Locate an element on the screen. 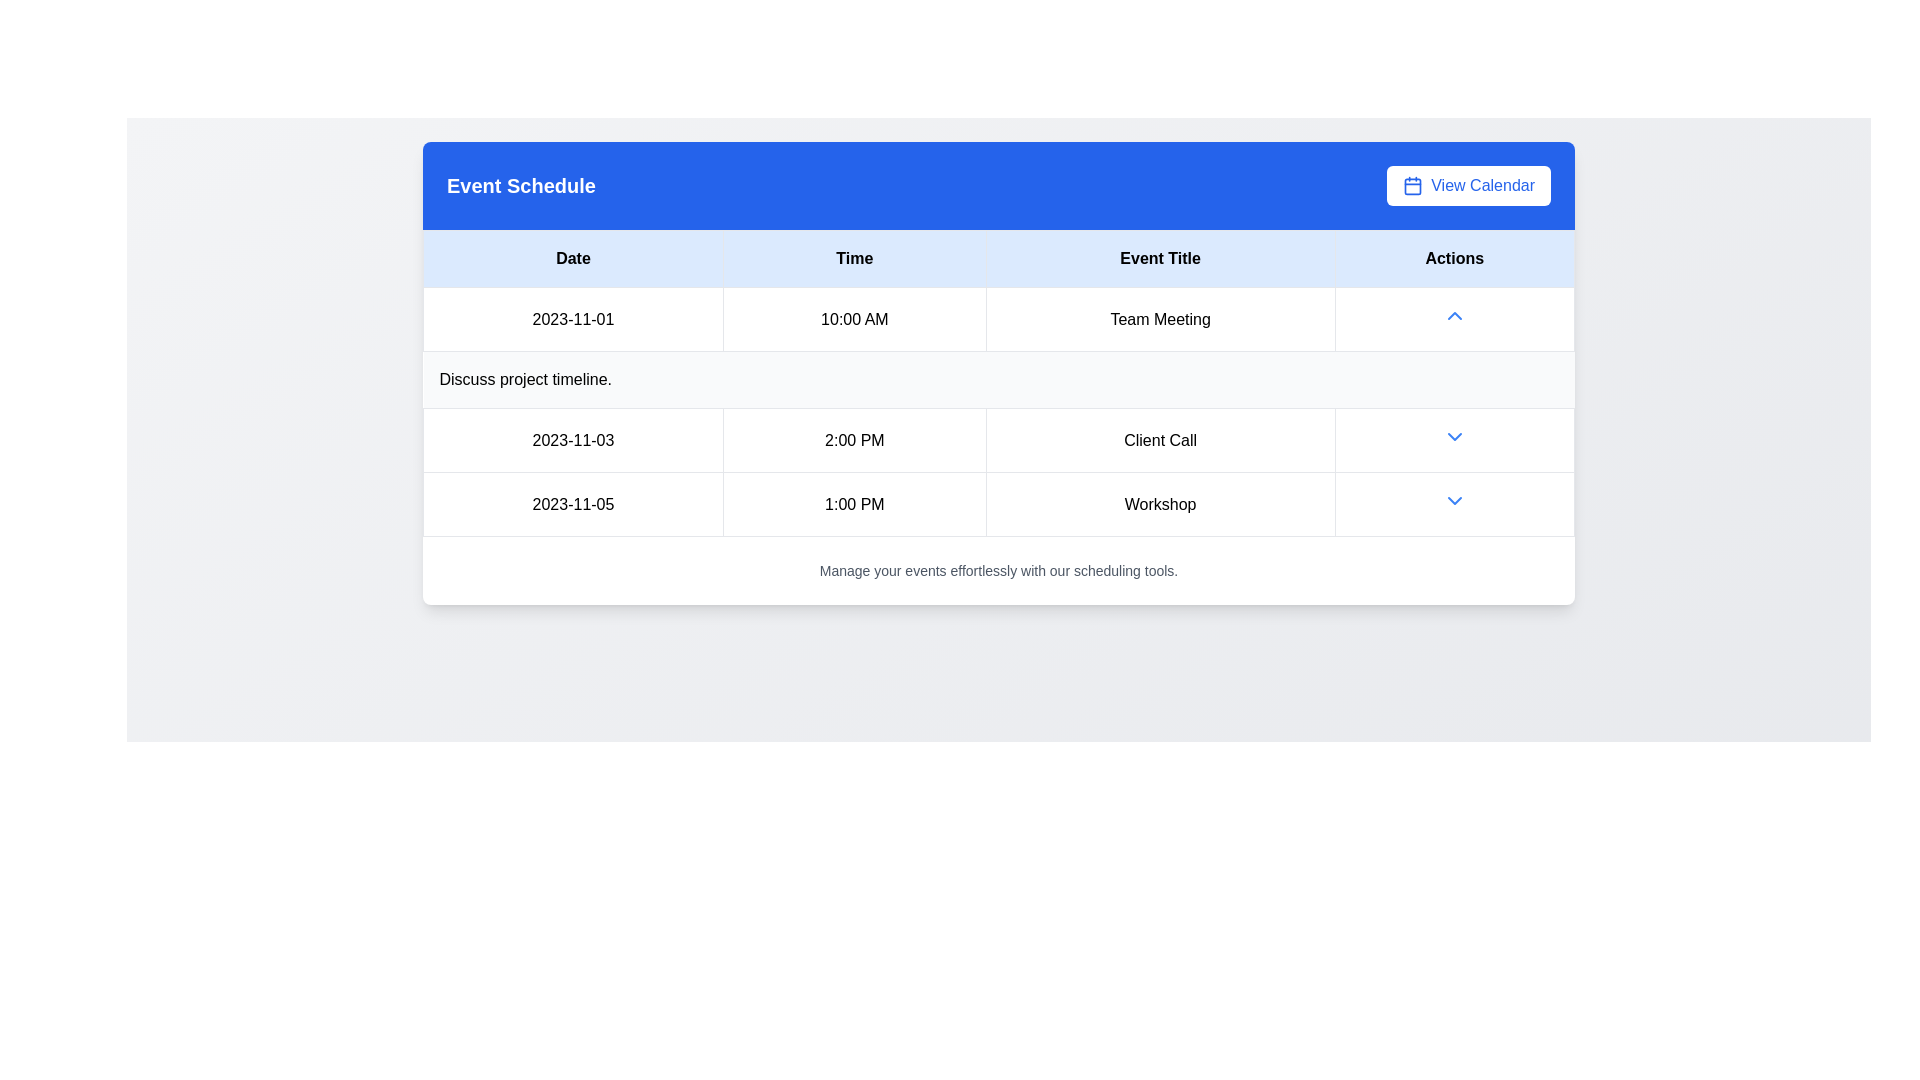 The height and width of the screenshot is (1080, 1920). the text label displaying the time '10:00 AM' in the second column of the first row of the 'Event Schedule' table is located at coordinates (854, 318).